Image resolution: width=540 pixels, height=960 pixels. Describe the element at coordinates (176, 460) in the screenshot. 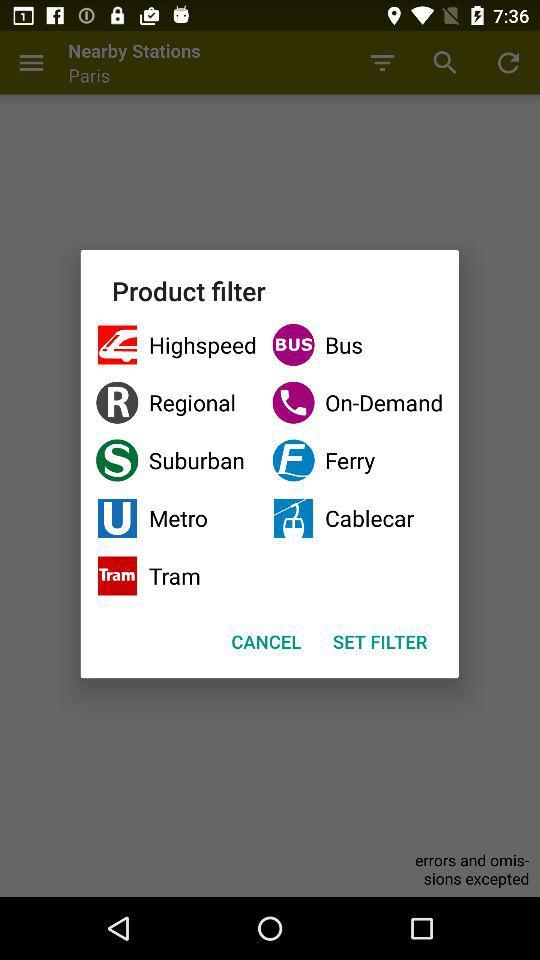

I see `the icon above metro checkbox` at that location.